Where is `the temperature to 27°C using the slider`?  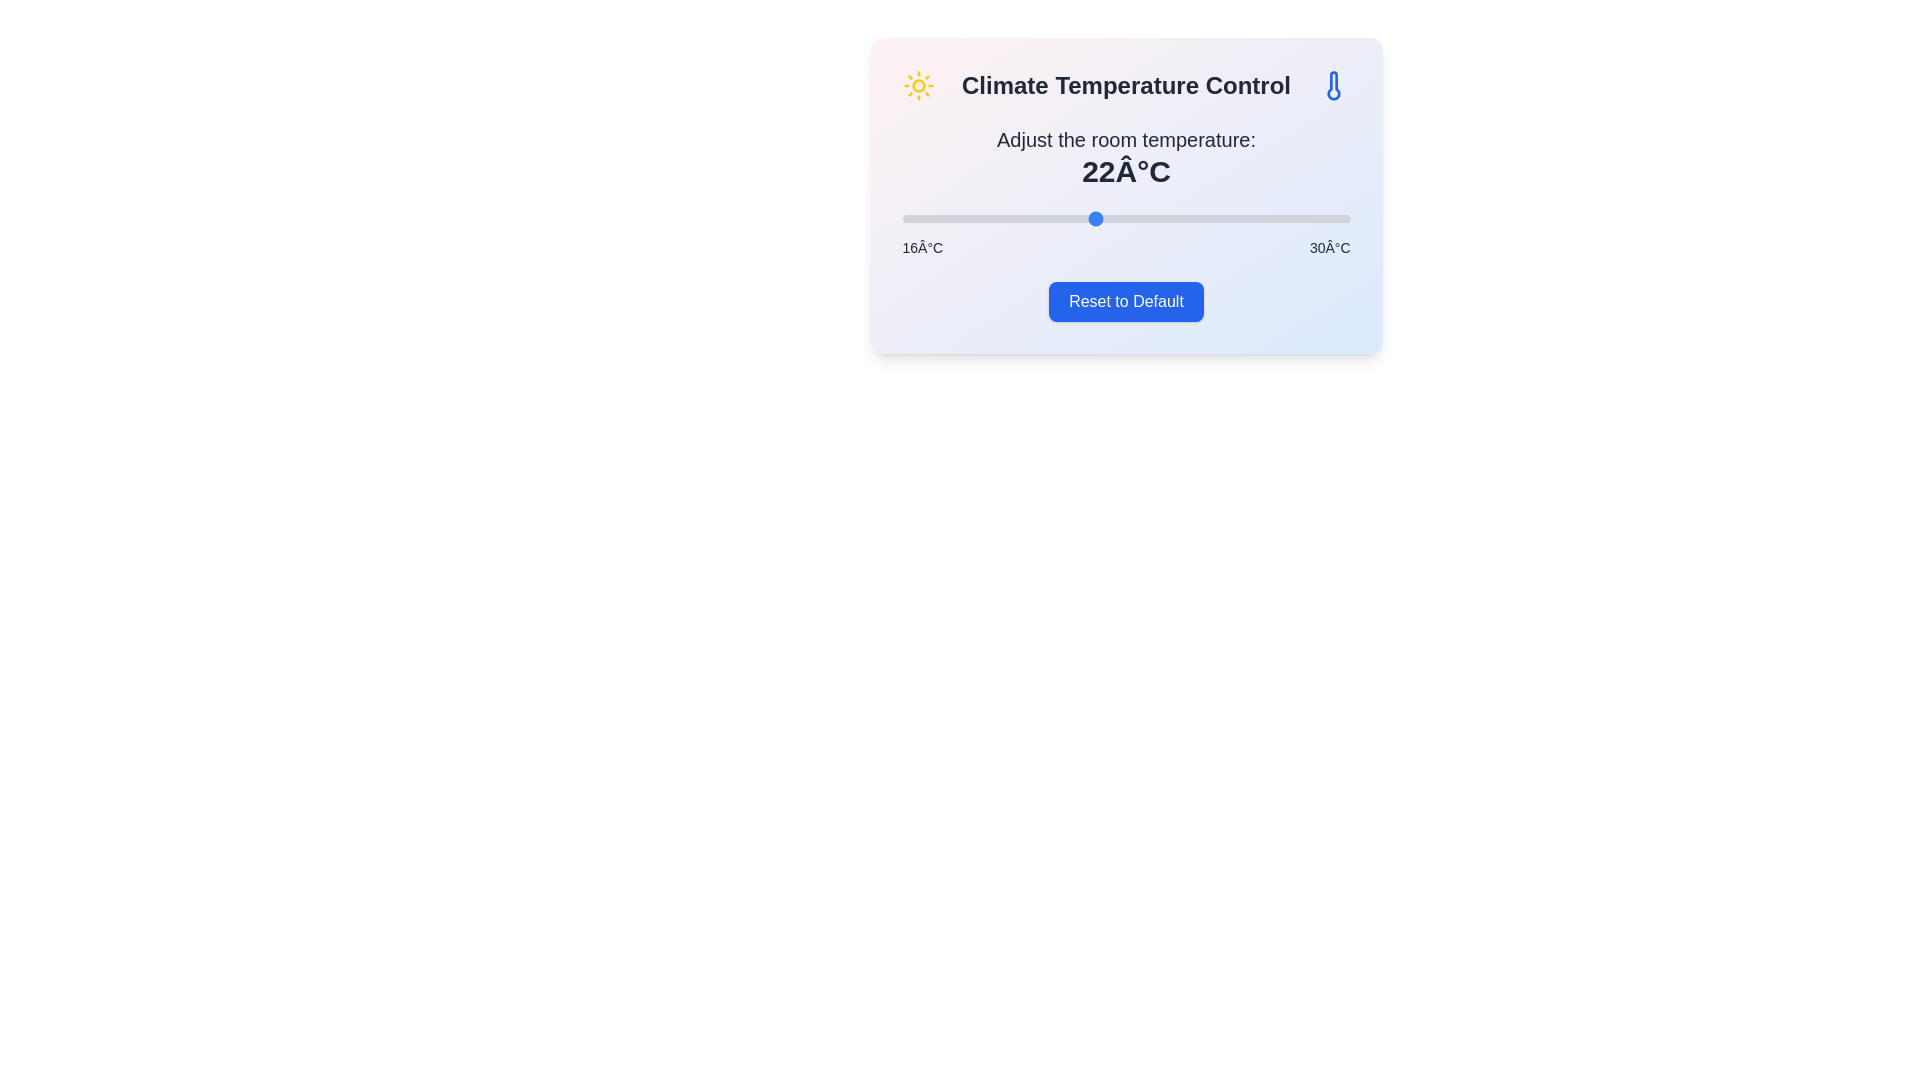
the temperature to 27°C using the slider is located at coordinates (1253, 219).